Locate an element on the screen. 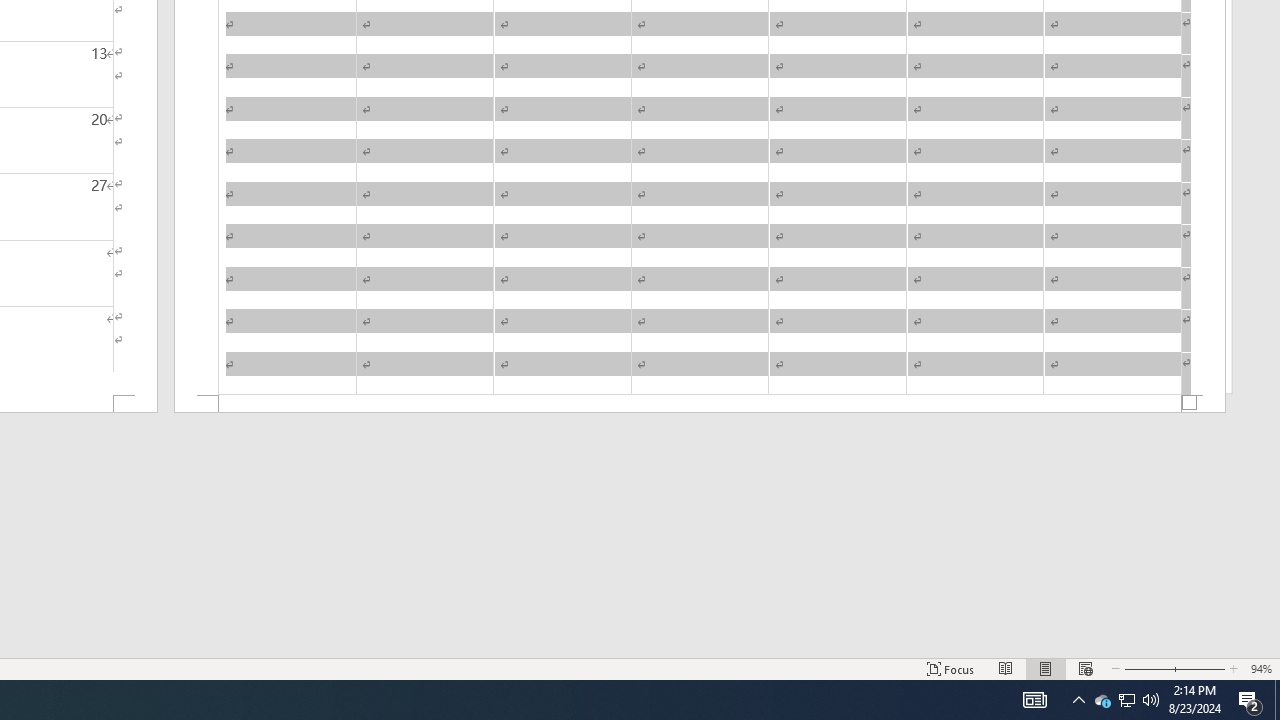 This screenshot has height=720, width=1280. 'Focus ' is located at coordinates (950, 669).